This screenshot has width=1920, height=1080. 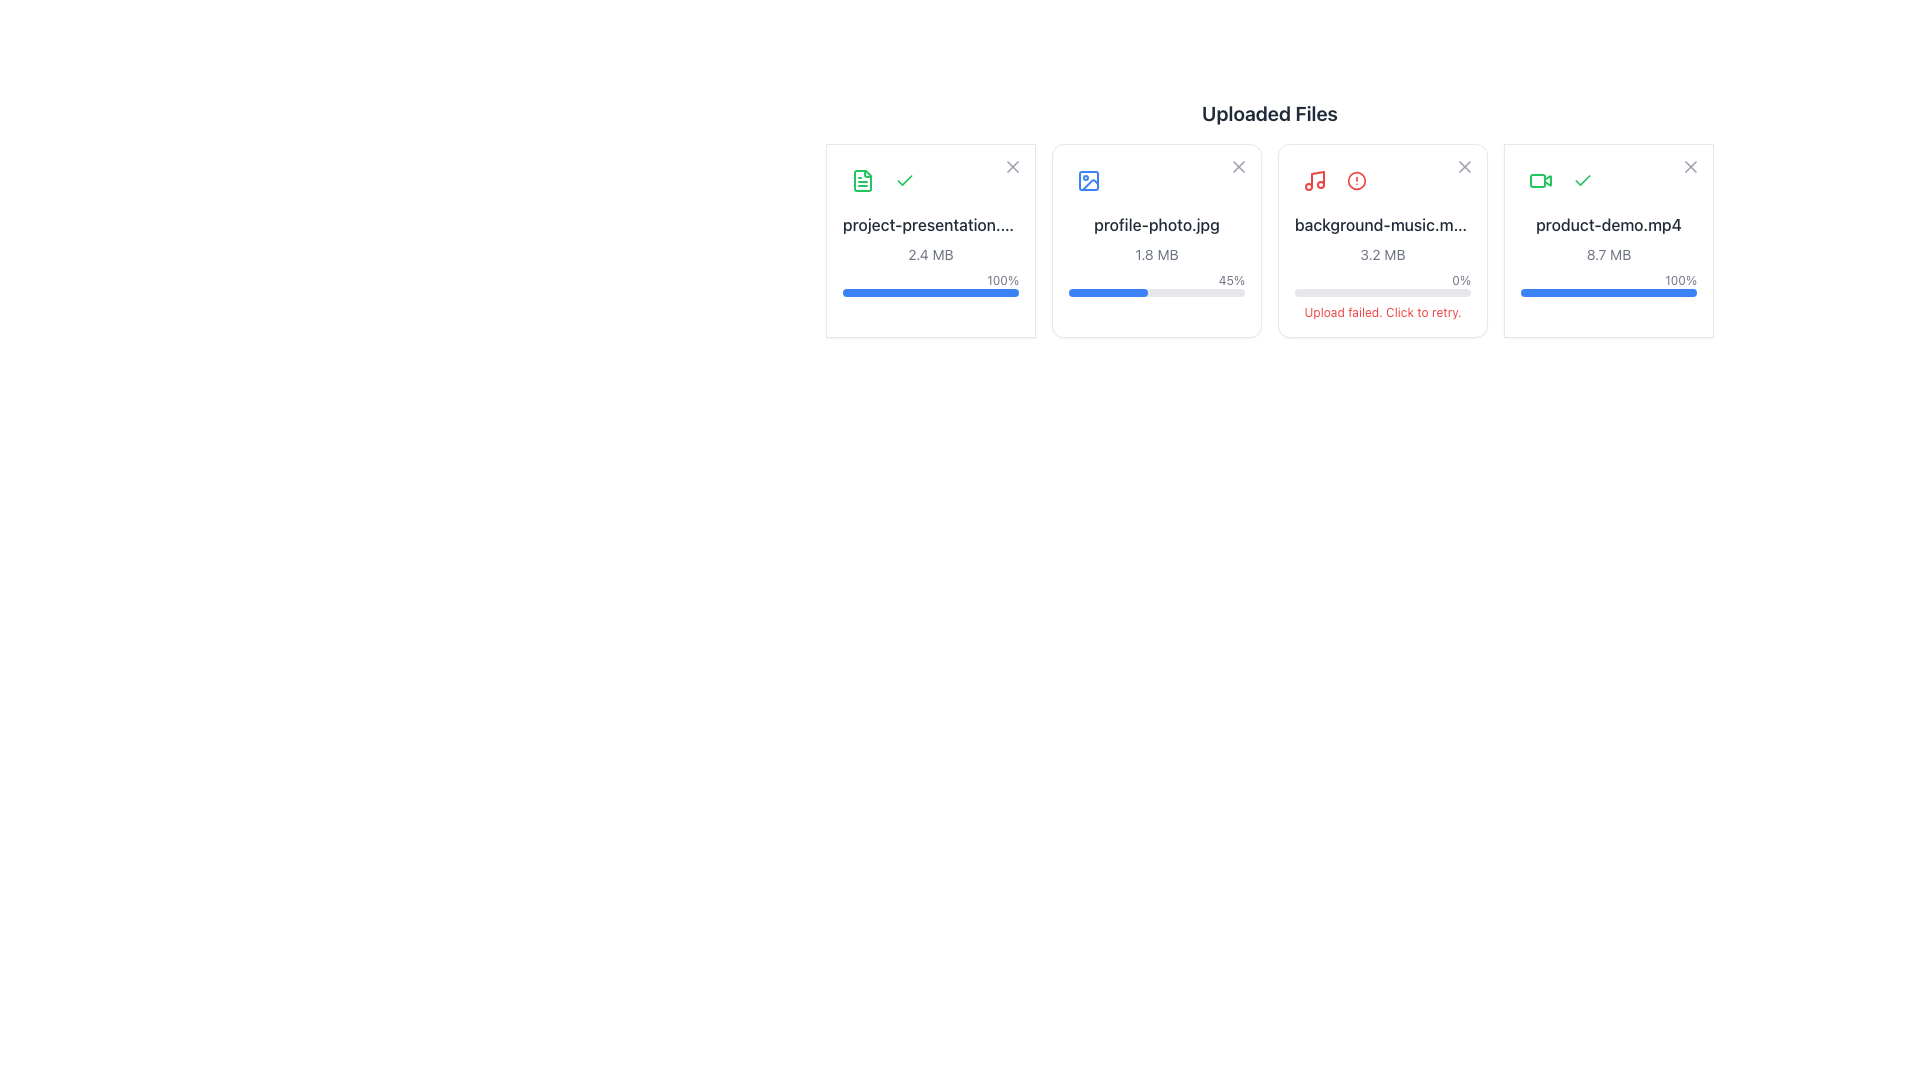 I want to click on the video camera icon with a green color theme located in the rightmost file card of the 'Uploaded Files' section, so click(x=1539, y=181).